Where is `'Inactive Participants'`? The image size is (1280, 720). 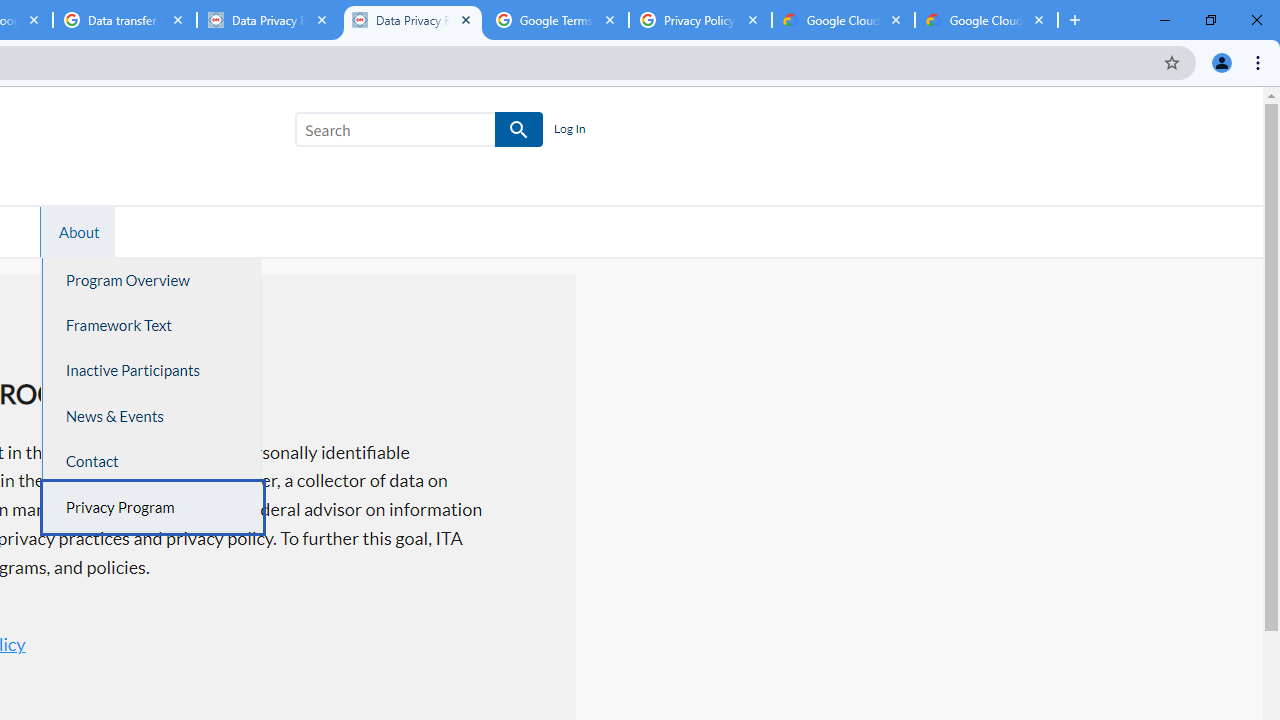
'Inactive Participants' is located at coordinates (151, 370).